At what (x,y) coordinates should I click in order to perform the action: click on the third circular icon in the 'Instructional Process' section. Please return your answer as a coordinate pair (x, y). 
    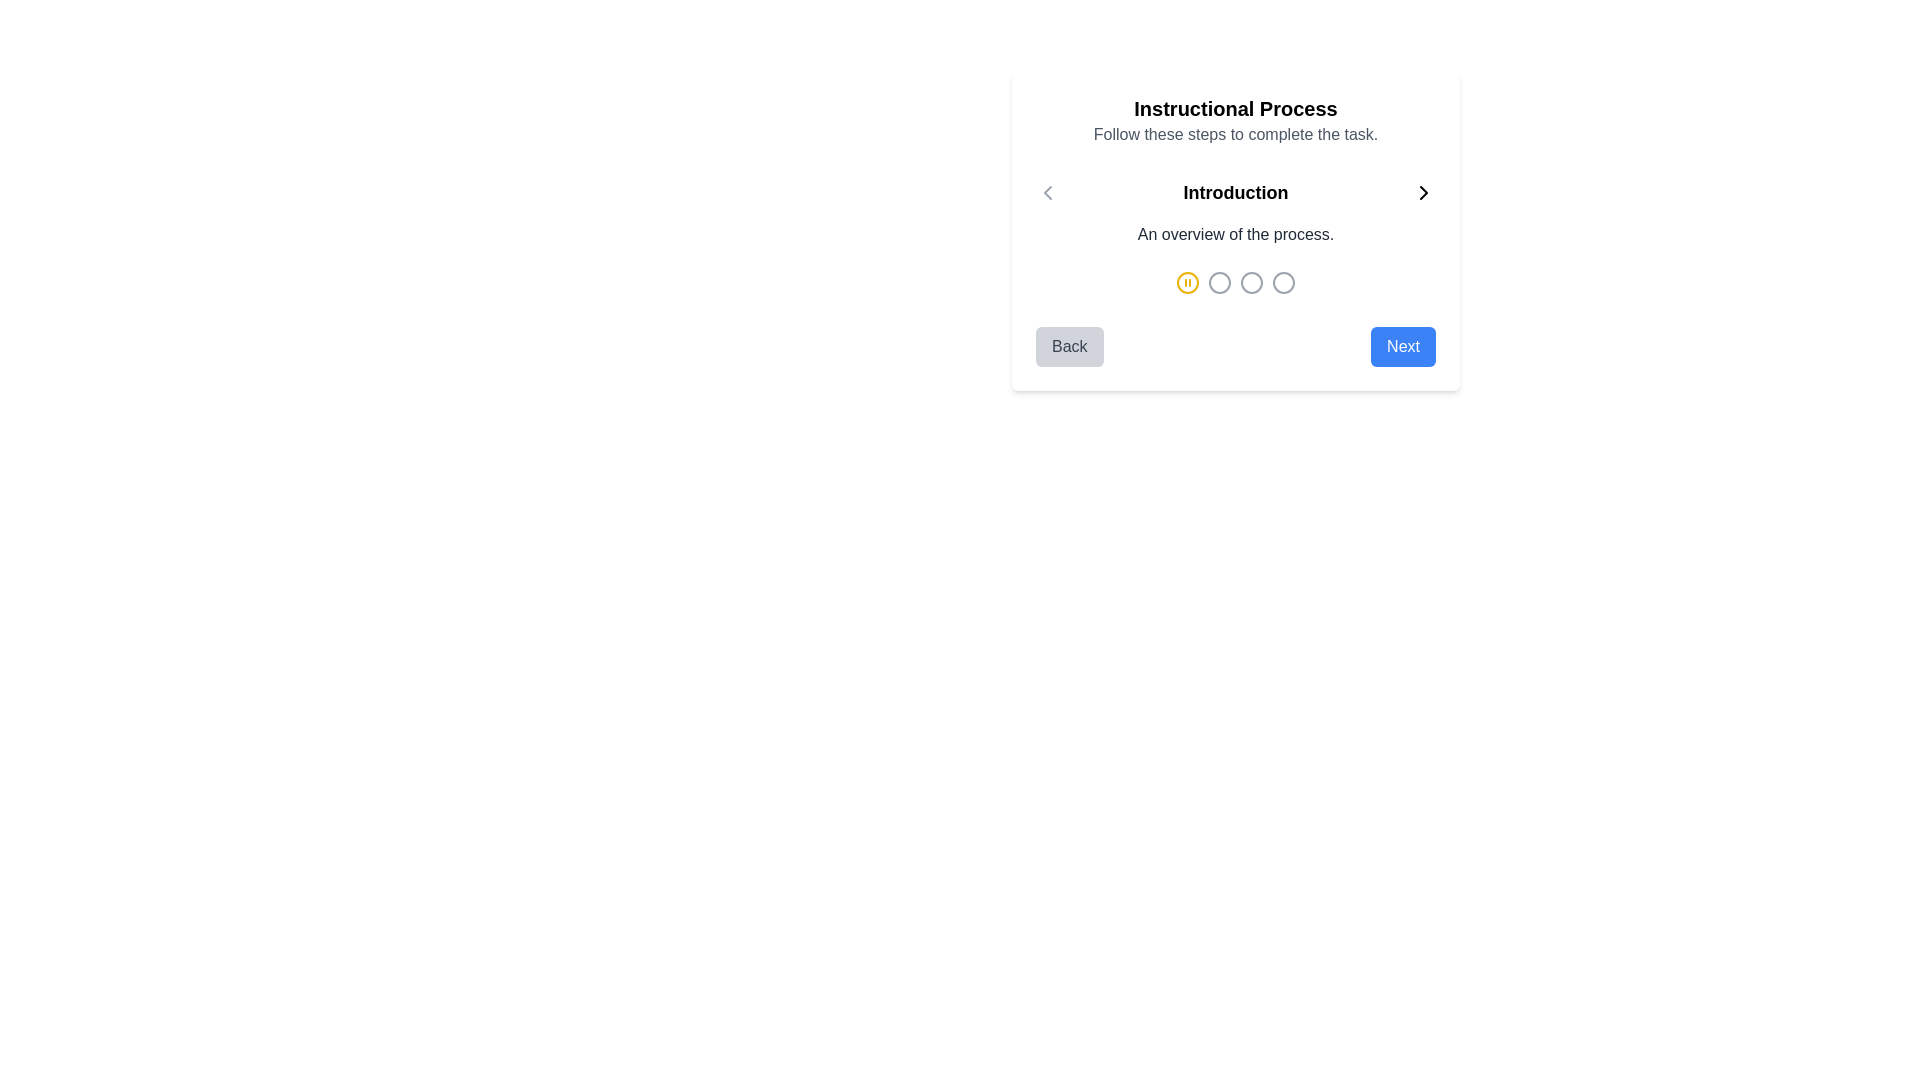
    Looking at the image, I should click on (1251, 282).